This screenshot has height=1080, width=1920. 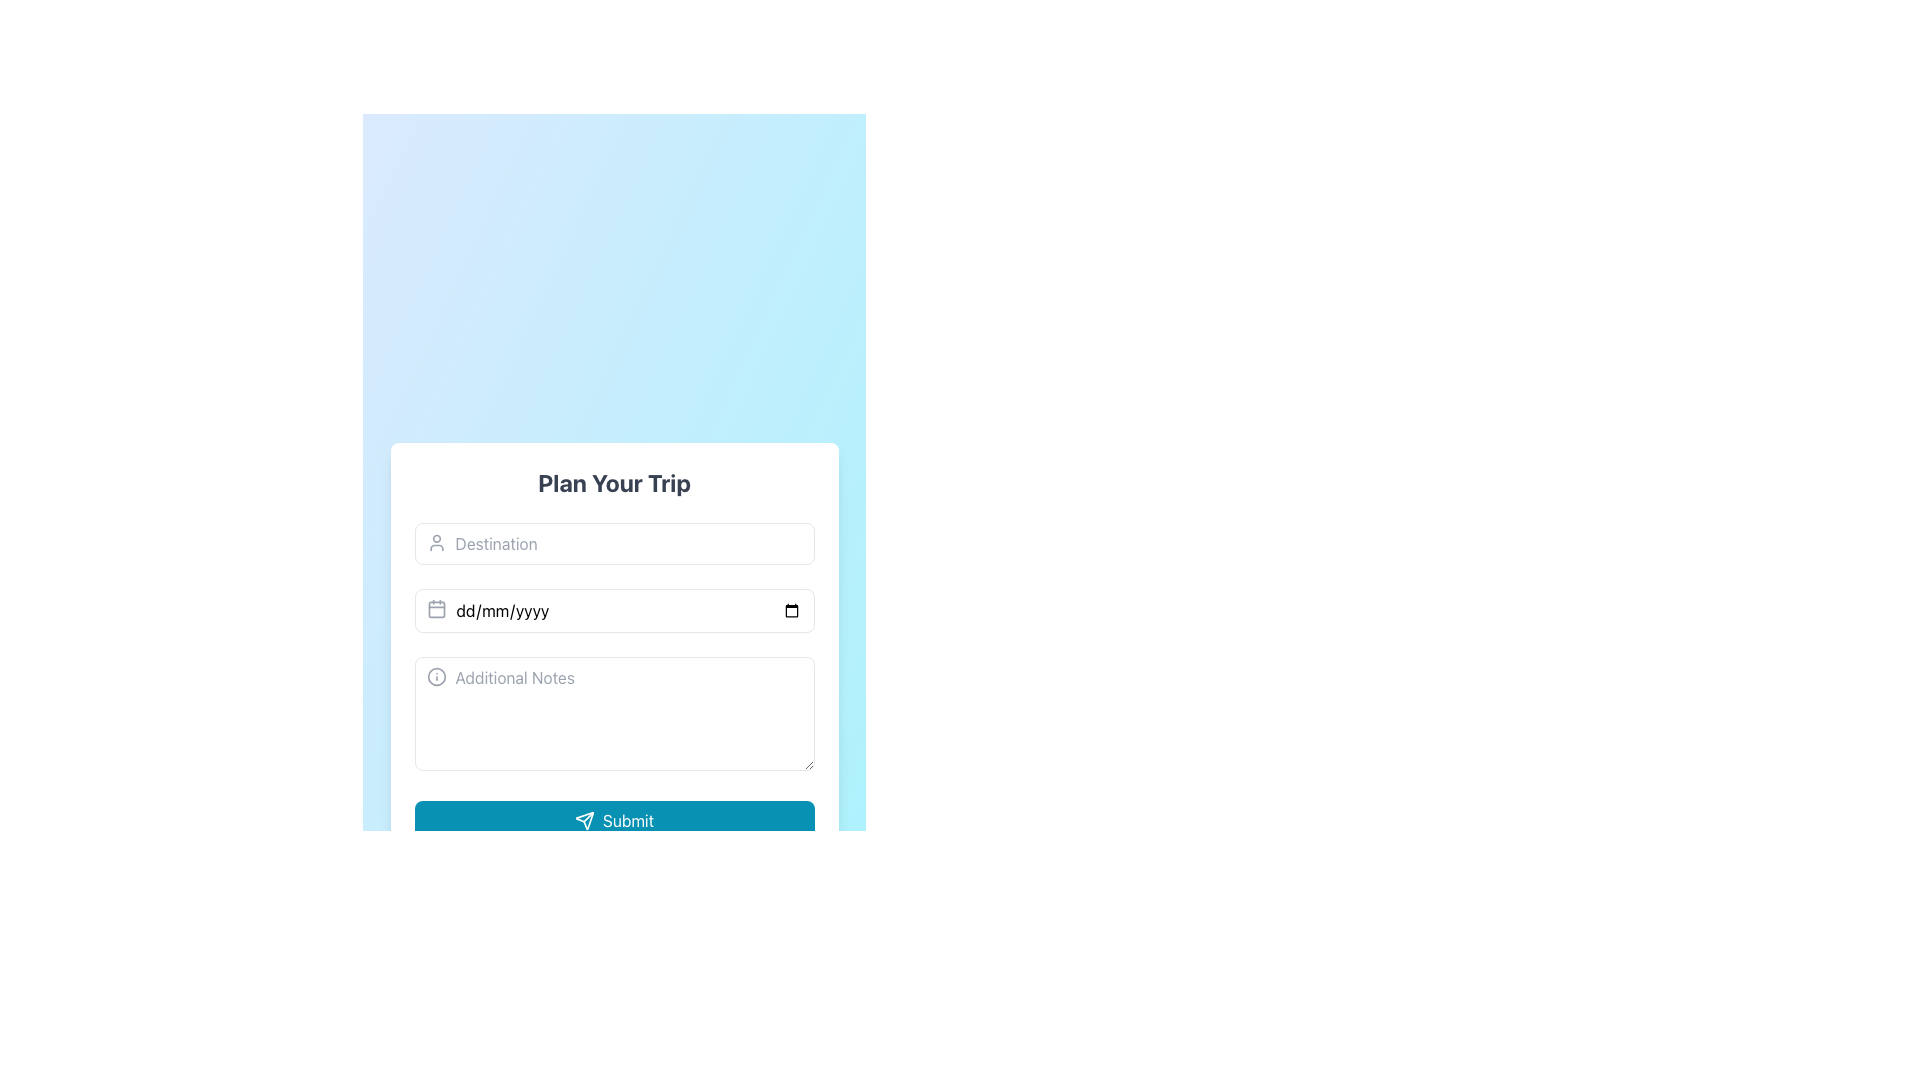 I want to click on the circular SVG icon located to the left of the 'Additional Notes' input field, which is part of a vertically stacked list of input fields, so click(x=435, y=676).